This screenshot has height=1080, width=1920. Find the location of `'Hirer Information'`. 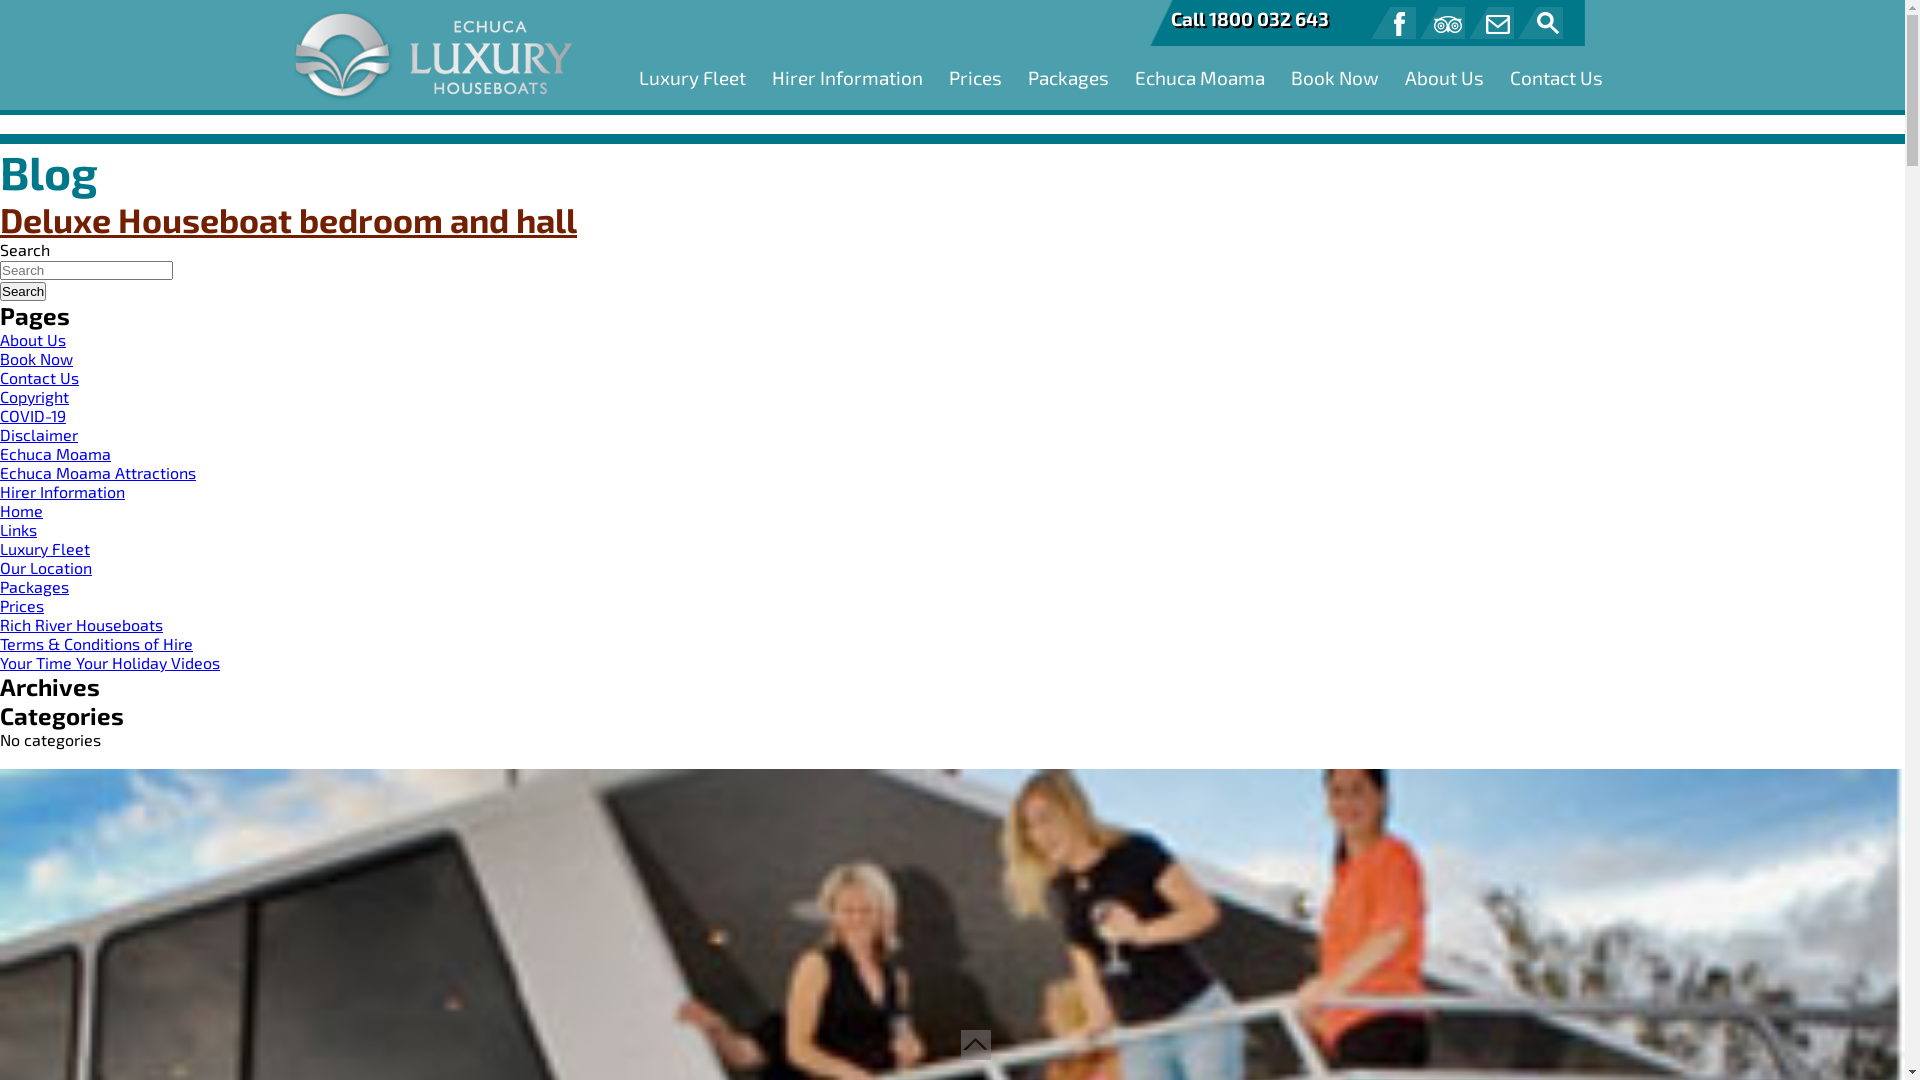

'Hirer Information' is located at coordinates (752, 76).